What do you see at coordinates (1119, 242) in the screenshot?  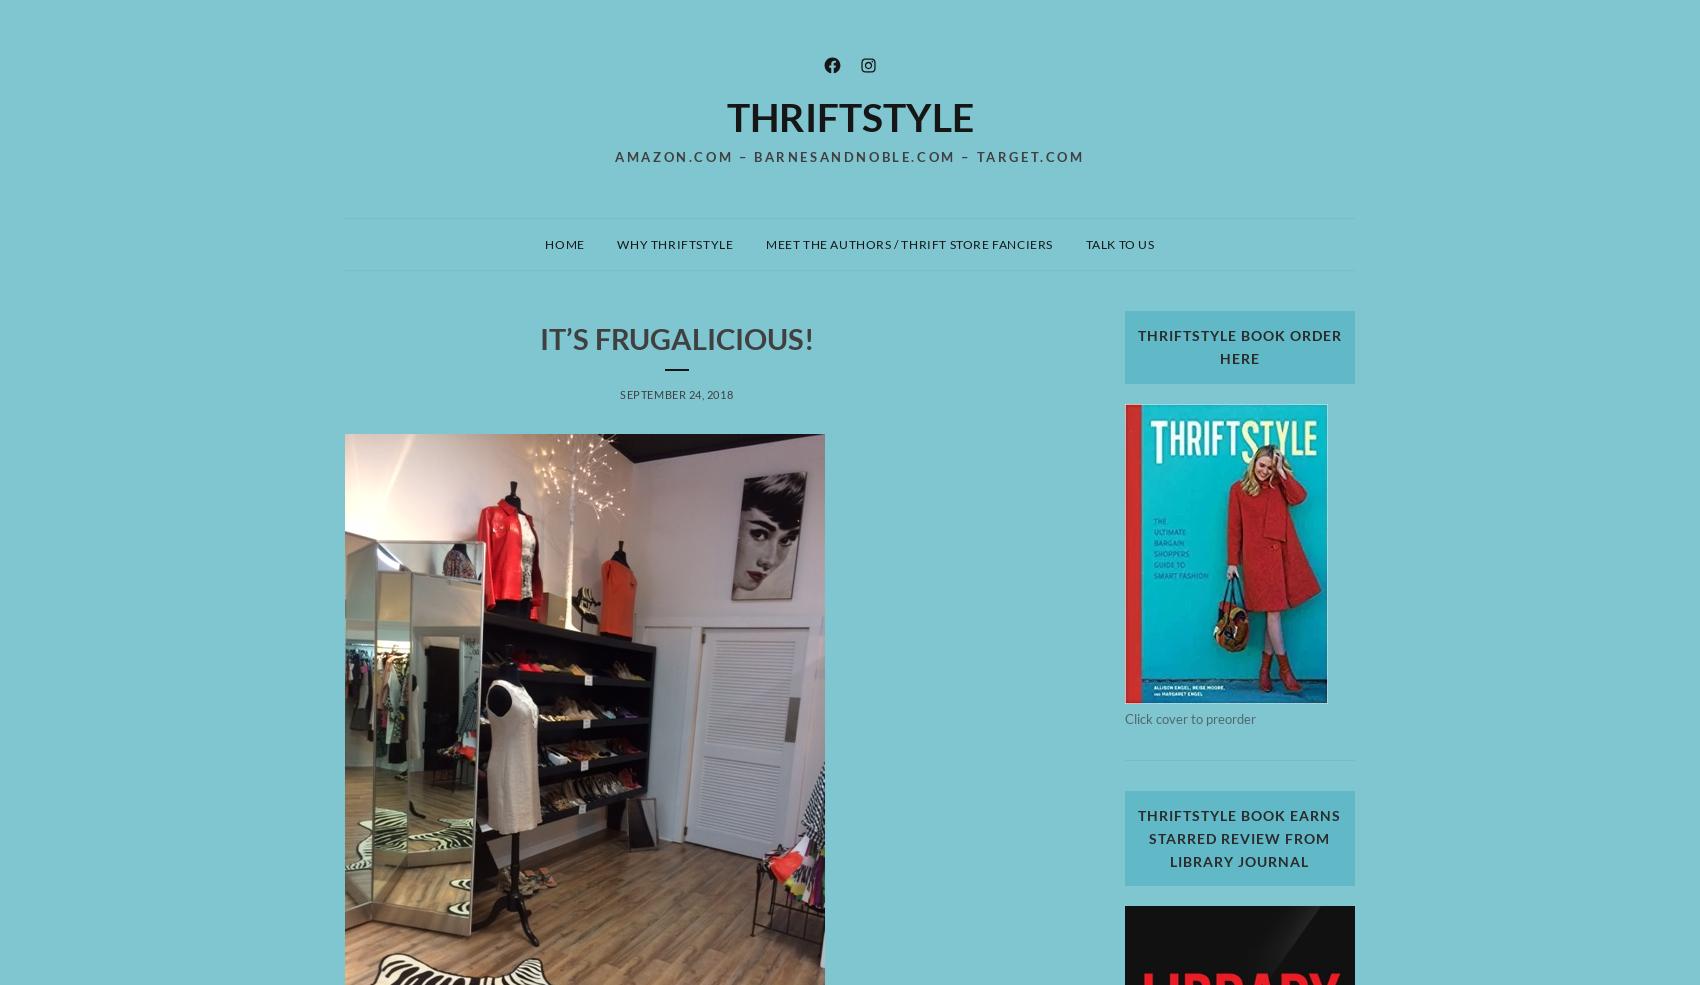 I see `'Talk to us'` at bounding box center [1119, 242].